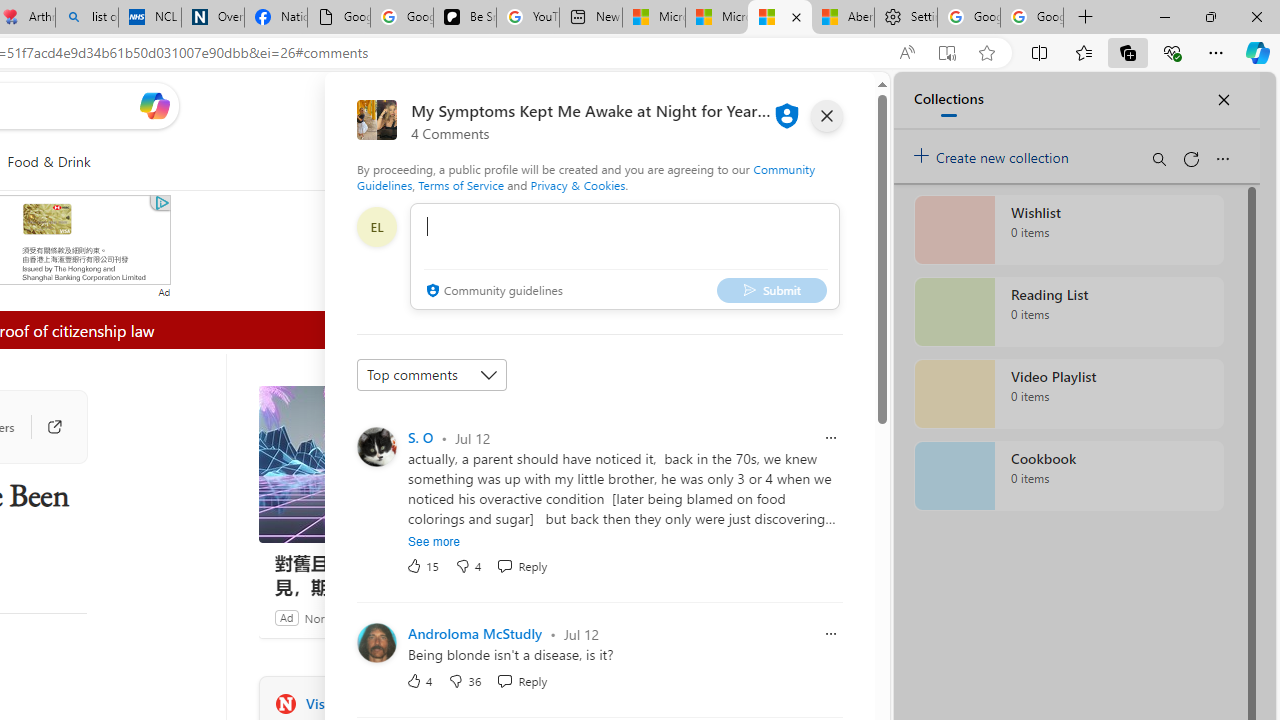 The image size is (1280, 720). Describe the element at coordinates (376, 642) in the screenshot. I see `'Profile Picture'` at that location.